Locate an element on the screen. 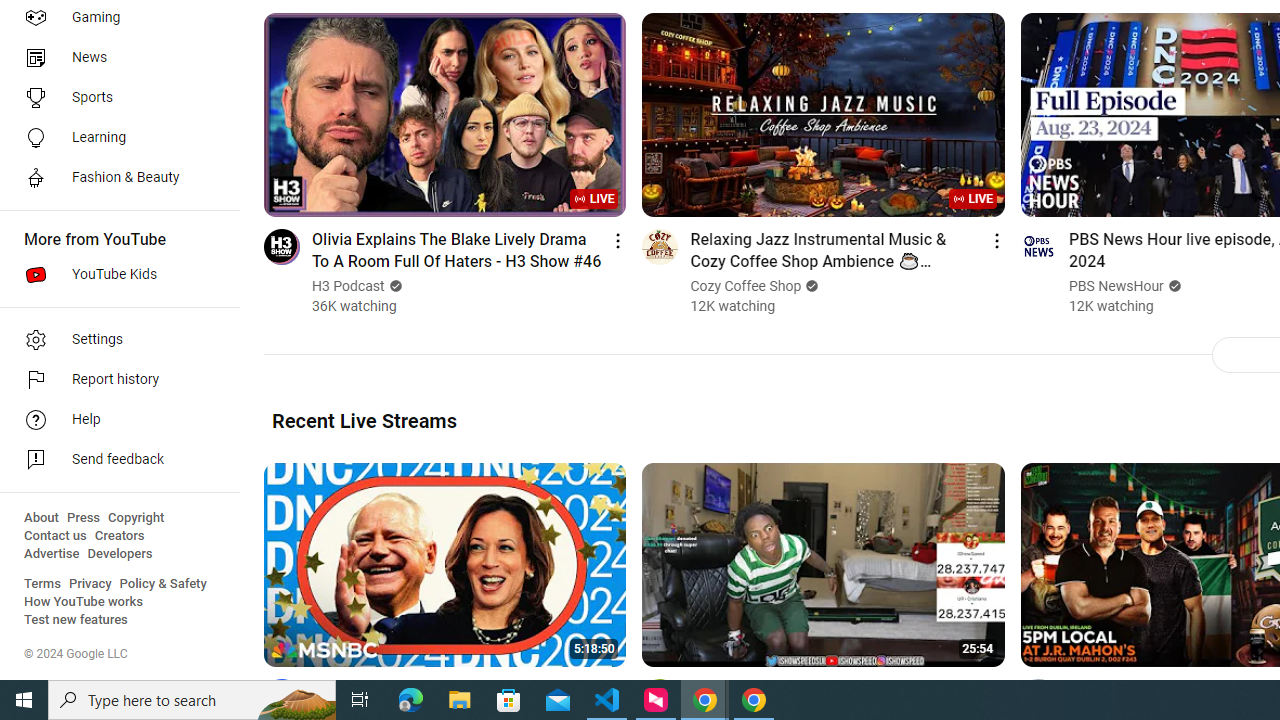  'Sports' is located at coordinates (112, 97).